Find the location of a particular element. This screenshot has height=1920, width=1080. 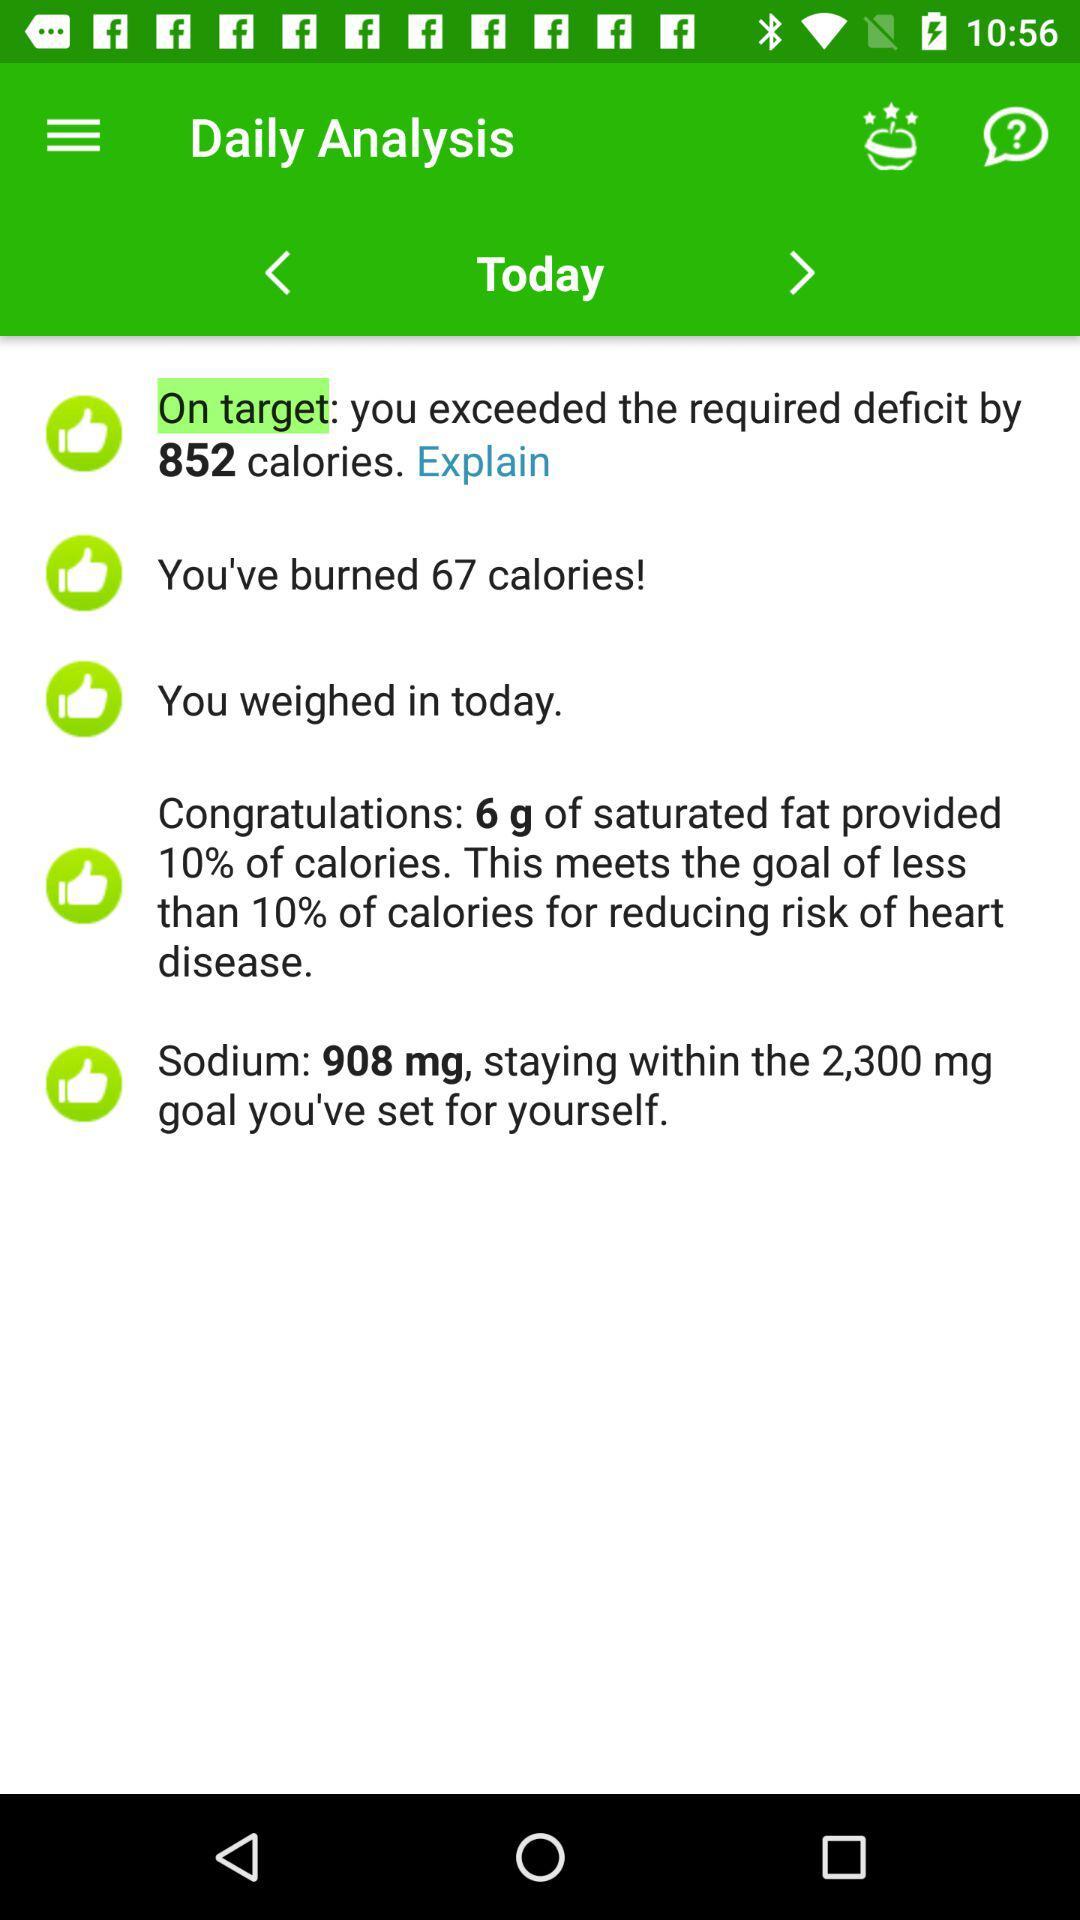

icon above on target you is located at coordinates (72, 135).